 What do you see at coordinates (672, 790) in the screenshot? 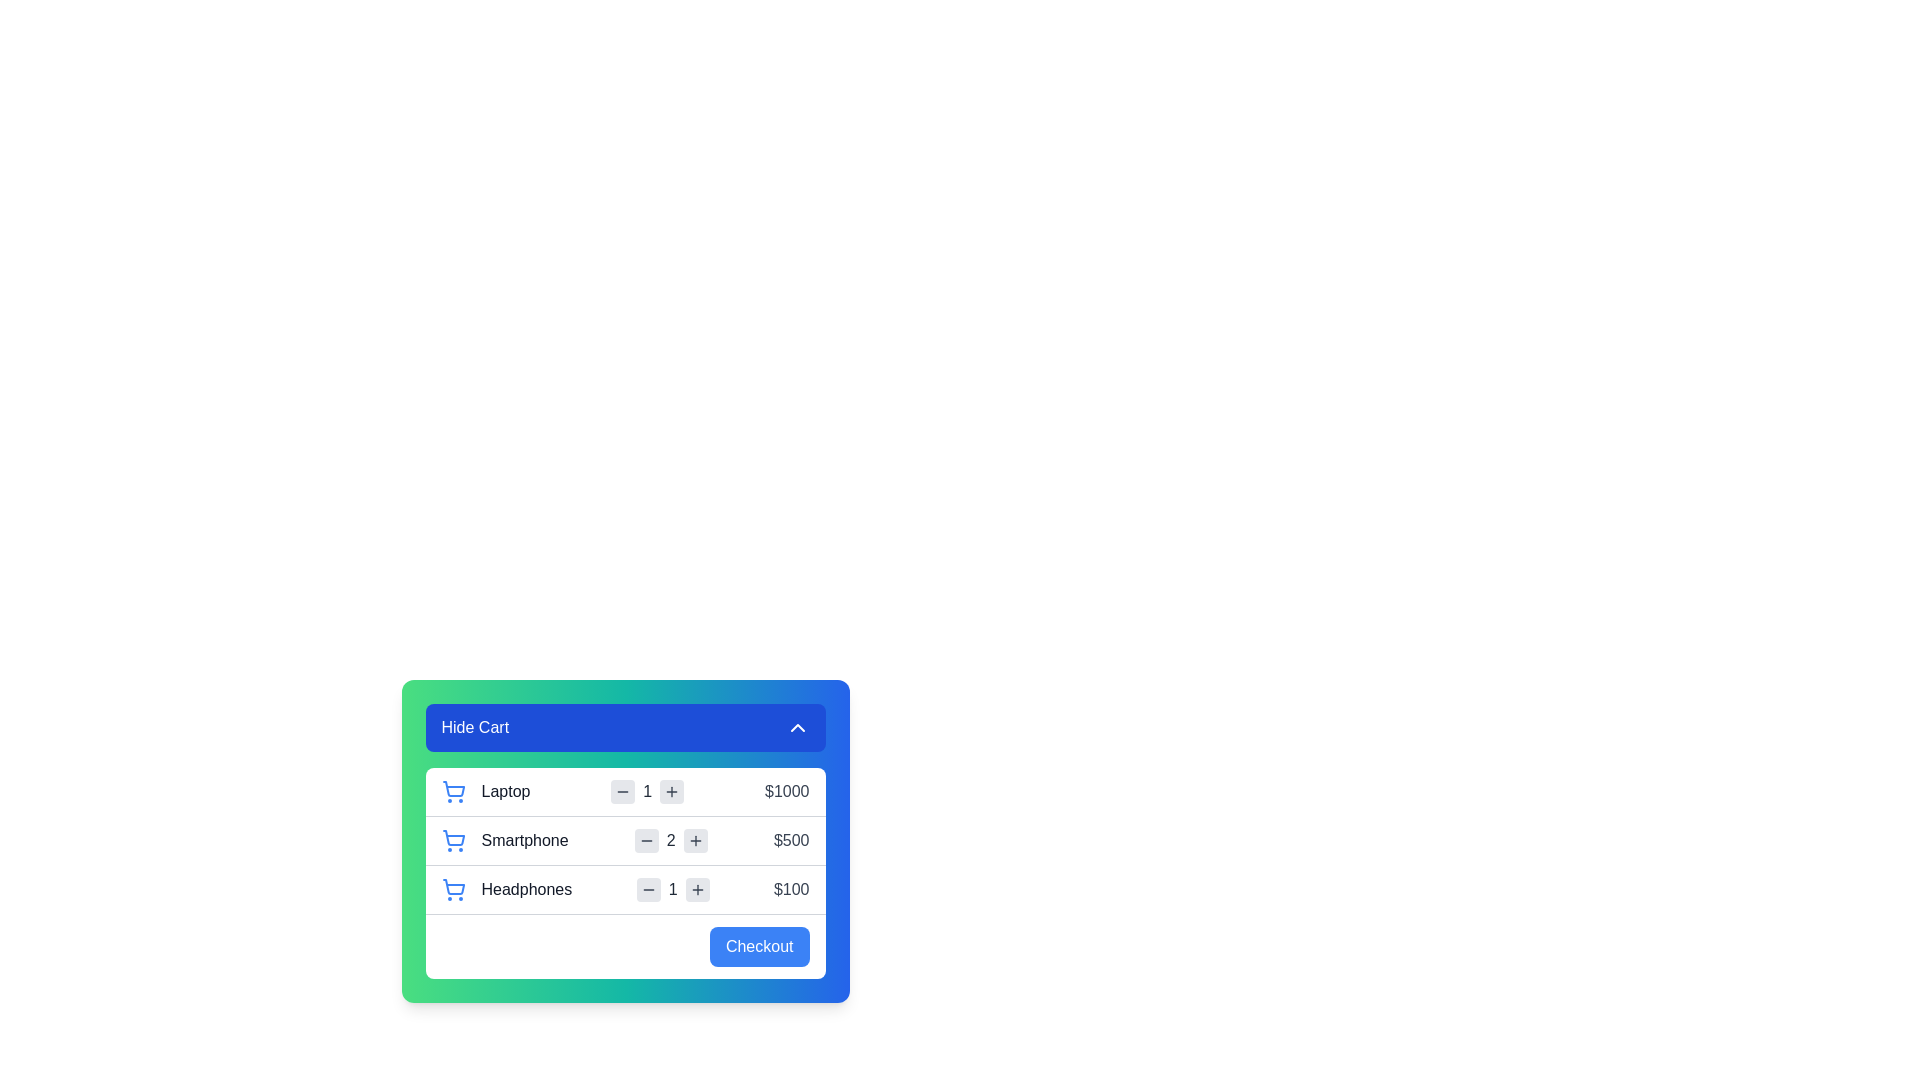
I see `the small circular plus icon located in the shopping cart interface next to the quantity input field for the 'Laptop' item to increment the item count` at bounding box center [672, 790].